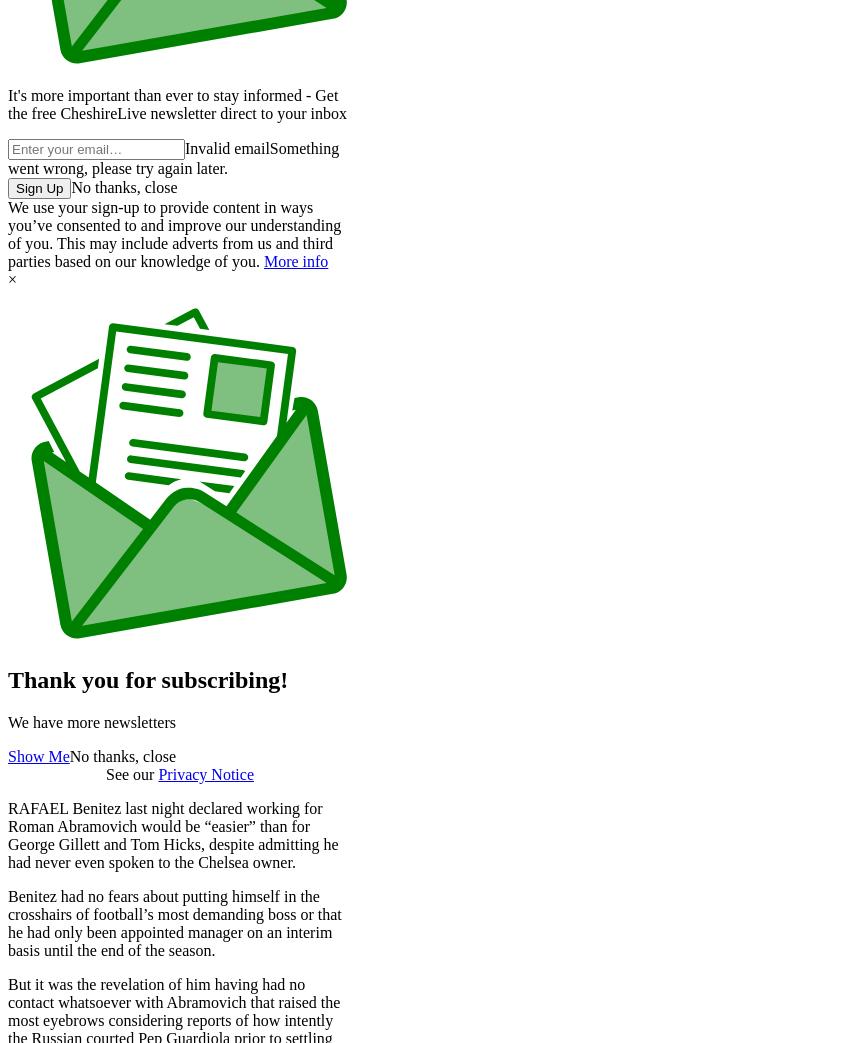  I want to click on 'It's more important than ever to stay informed - Get the free CheshireLive newsletter direct to your inbox', so click(177, 104).